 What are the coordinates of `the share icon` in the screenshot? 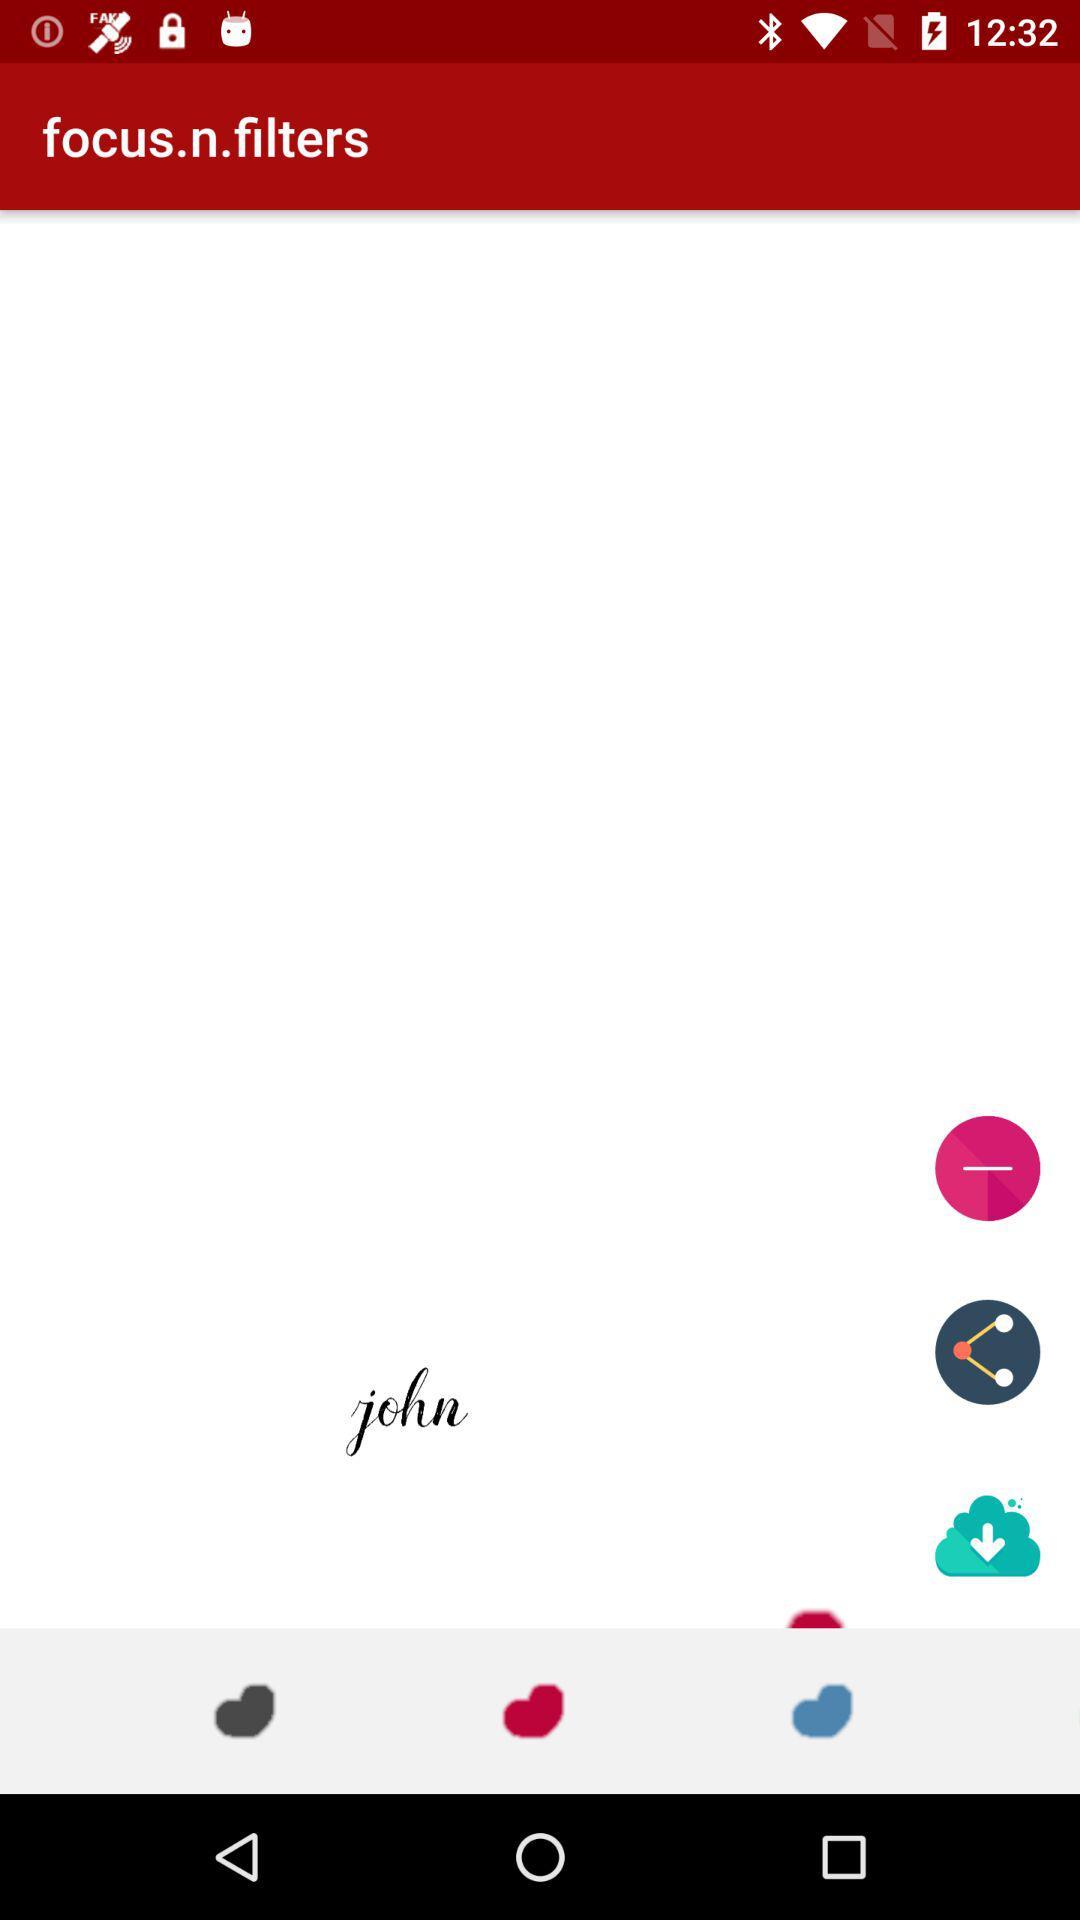 It's located at (986, 1352).